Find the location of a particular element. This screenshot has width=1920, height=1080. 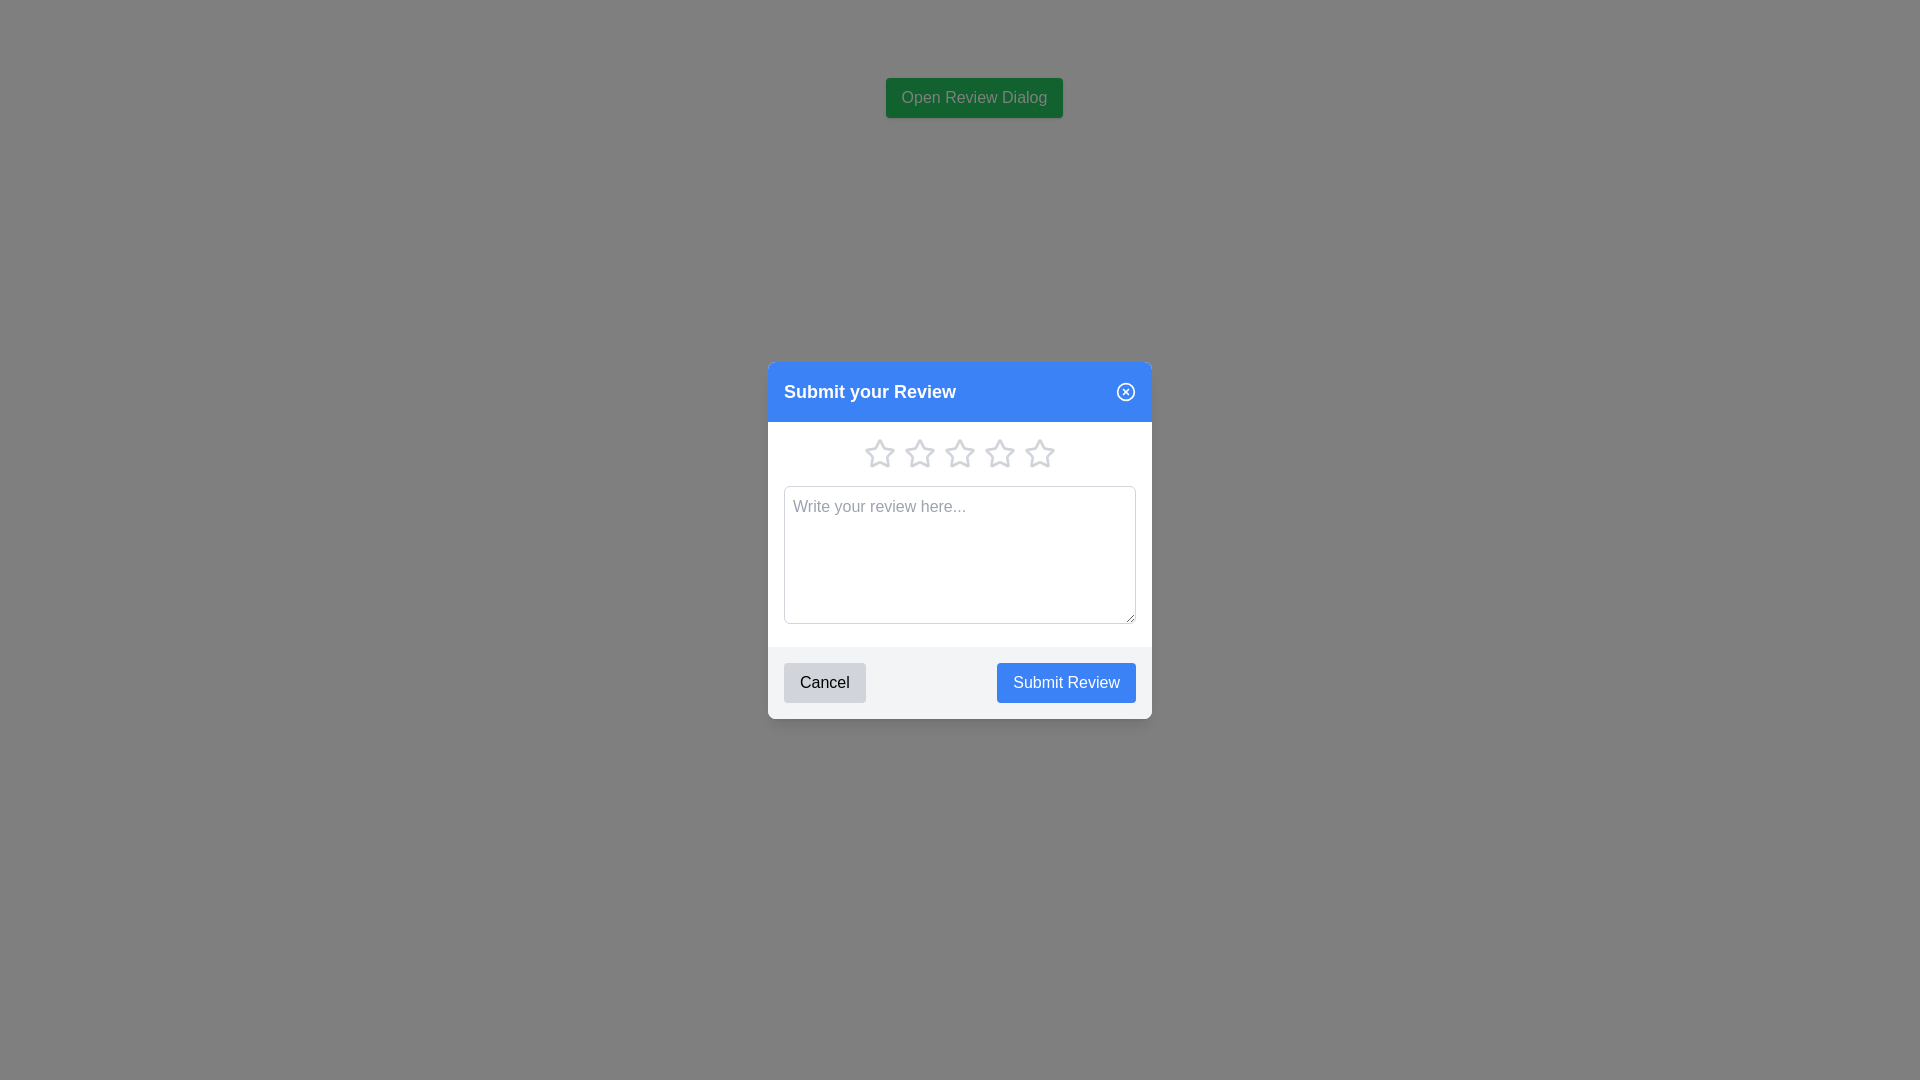

the button located near the top center of the interface is located at coordinates (974, 97).